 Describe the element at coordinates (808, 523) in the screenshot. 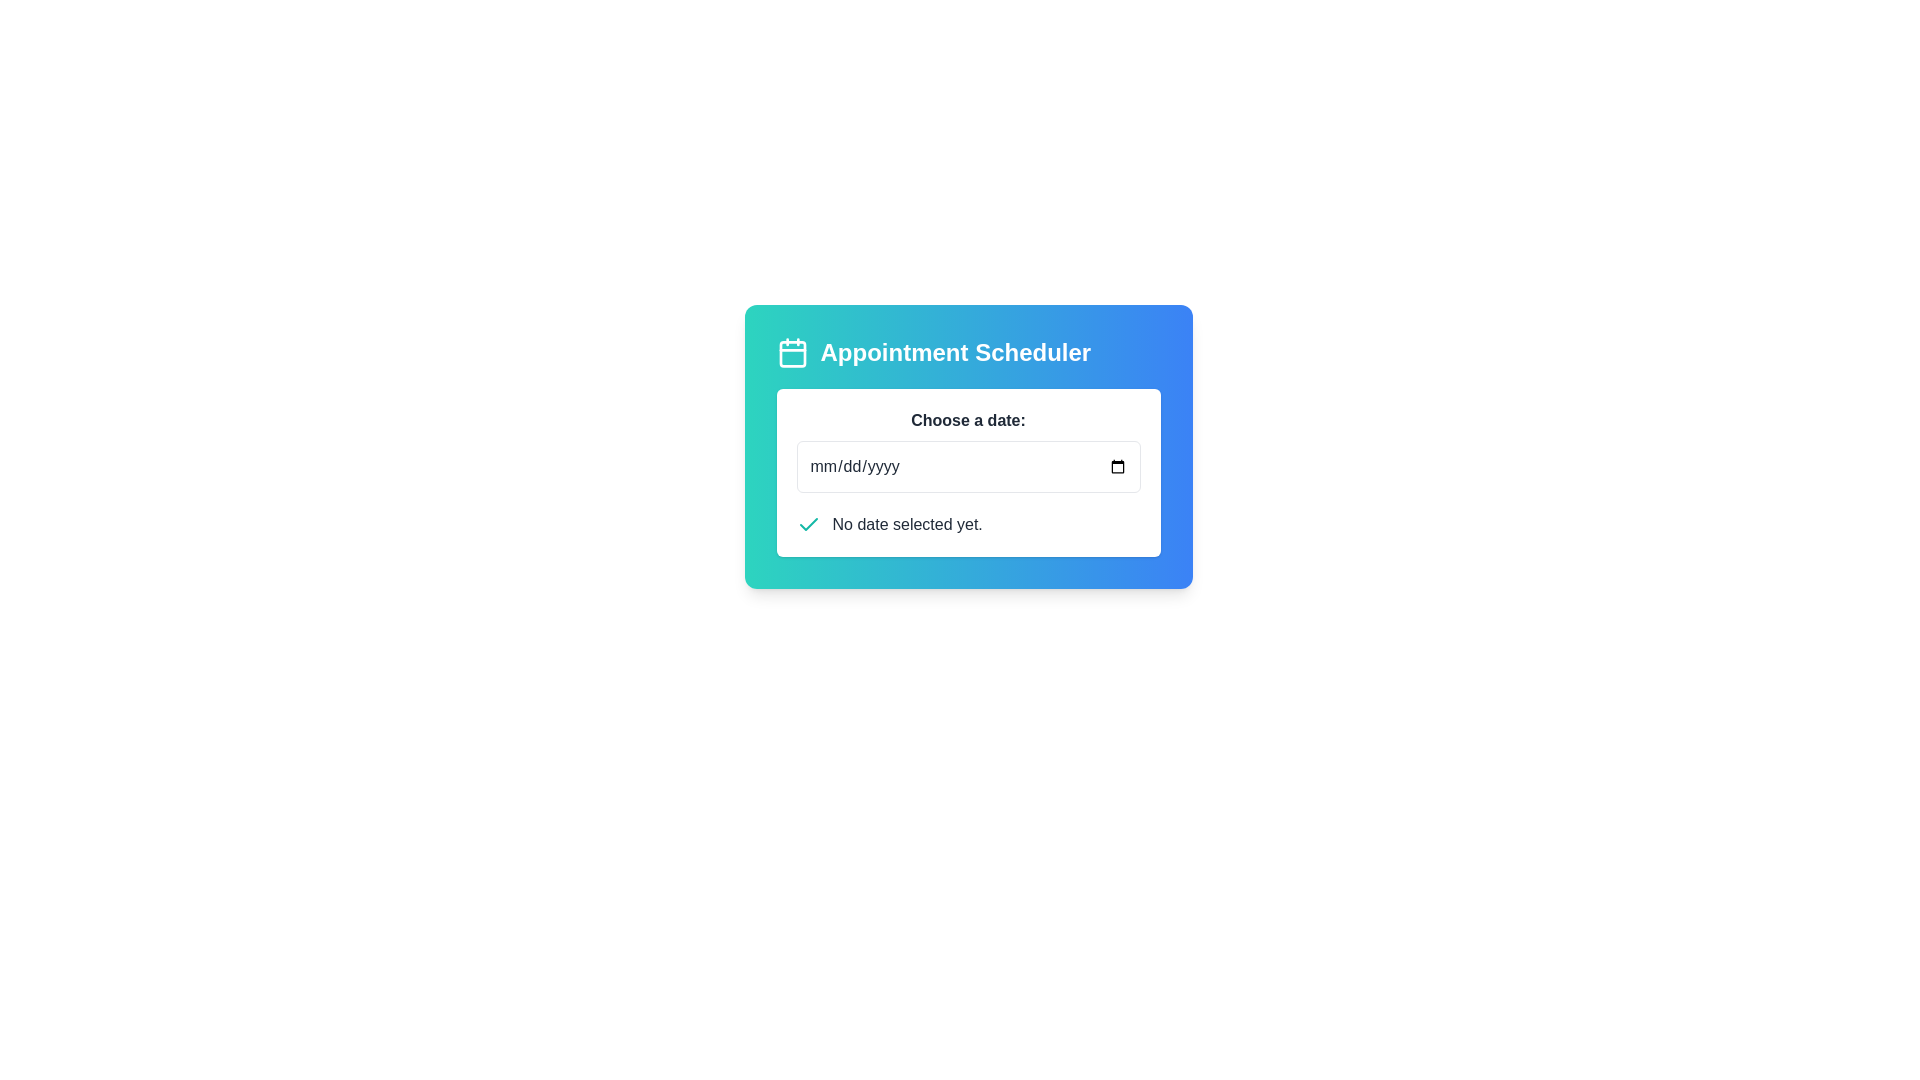

I see `the Checkmark icon that indicates a selection or confirmation status, positioned to the left of the text 'No date selected yet.'` at that location.